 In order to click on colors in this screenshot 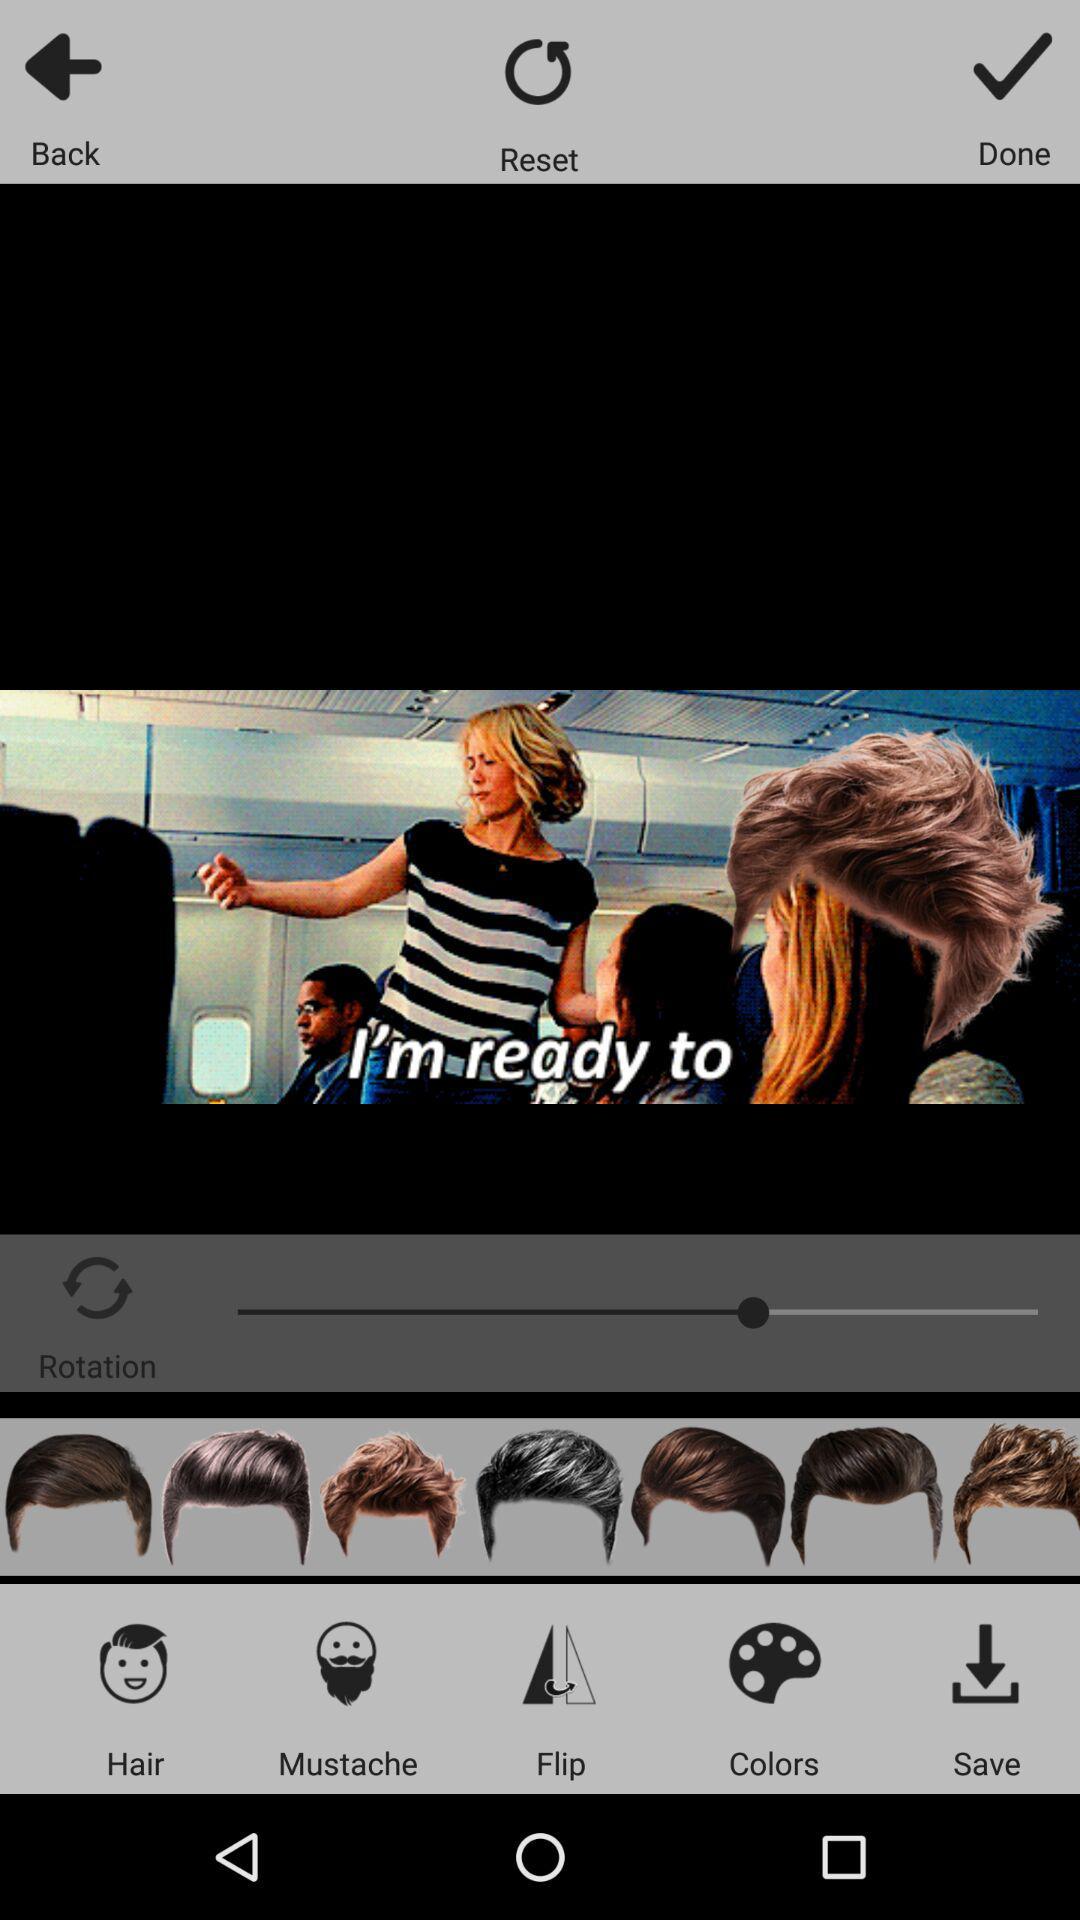, I will do `click(773, 1662)`.